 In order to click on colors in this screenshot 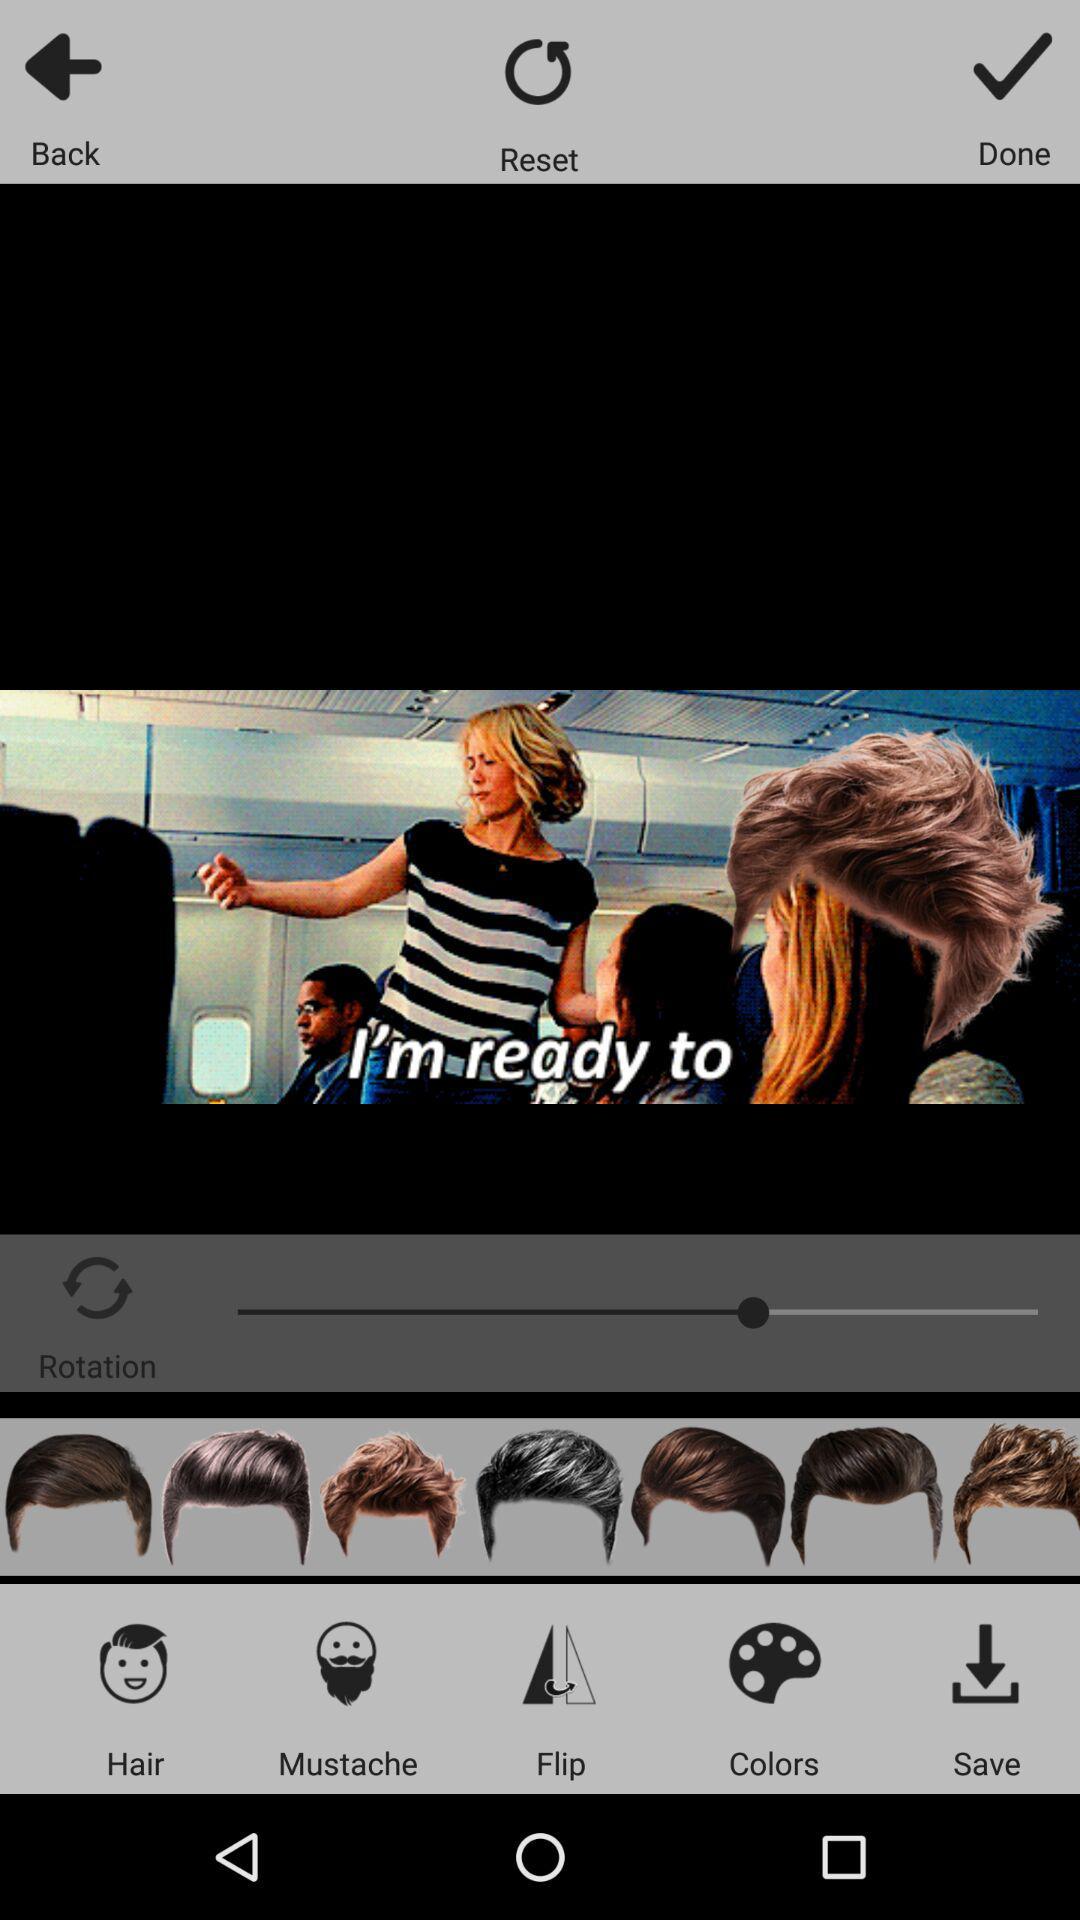, I will do `click(773, 1662)`.